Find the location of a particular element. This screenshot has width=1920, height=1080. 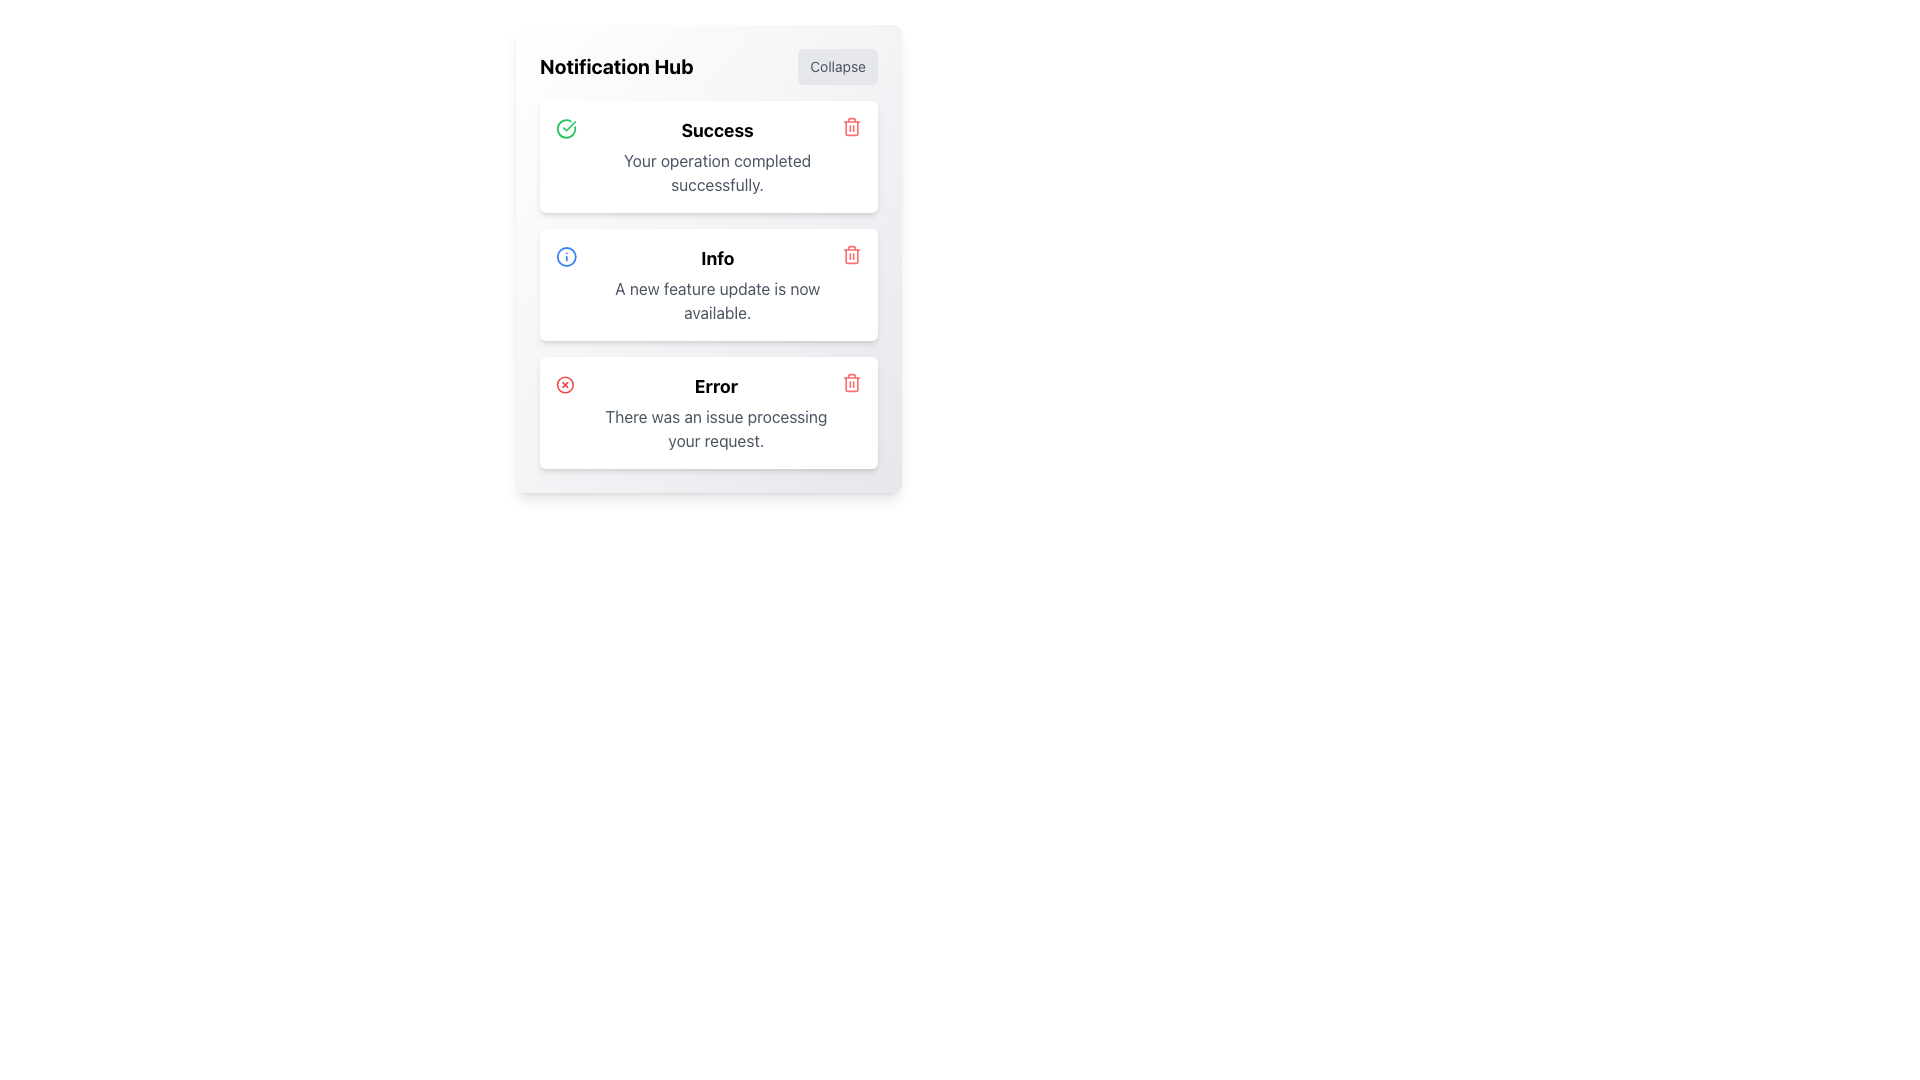

notification message indicating a successful operation, which includes a bold 'Success' summary and additional details, located in the topmost card of the notification hub is located at coordinates (717, 156).